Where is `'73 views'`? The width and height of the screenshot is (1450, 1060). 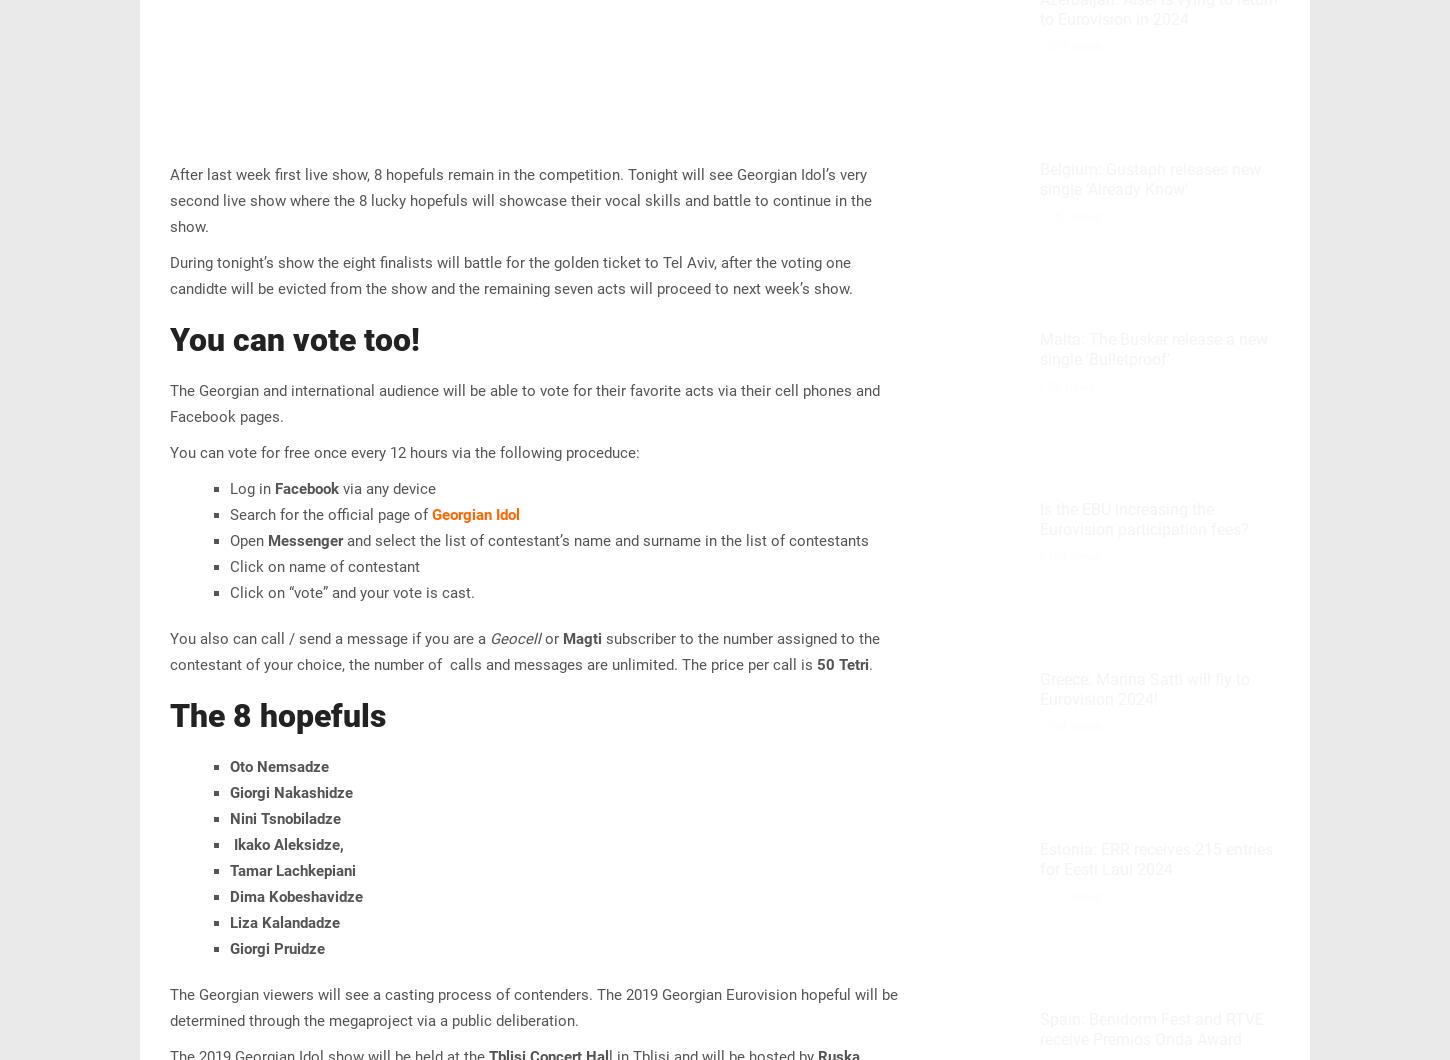
'73 views' is located at coordinates (1068, 387).